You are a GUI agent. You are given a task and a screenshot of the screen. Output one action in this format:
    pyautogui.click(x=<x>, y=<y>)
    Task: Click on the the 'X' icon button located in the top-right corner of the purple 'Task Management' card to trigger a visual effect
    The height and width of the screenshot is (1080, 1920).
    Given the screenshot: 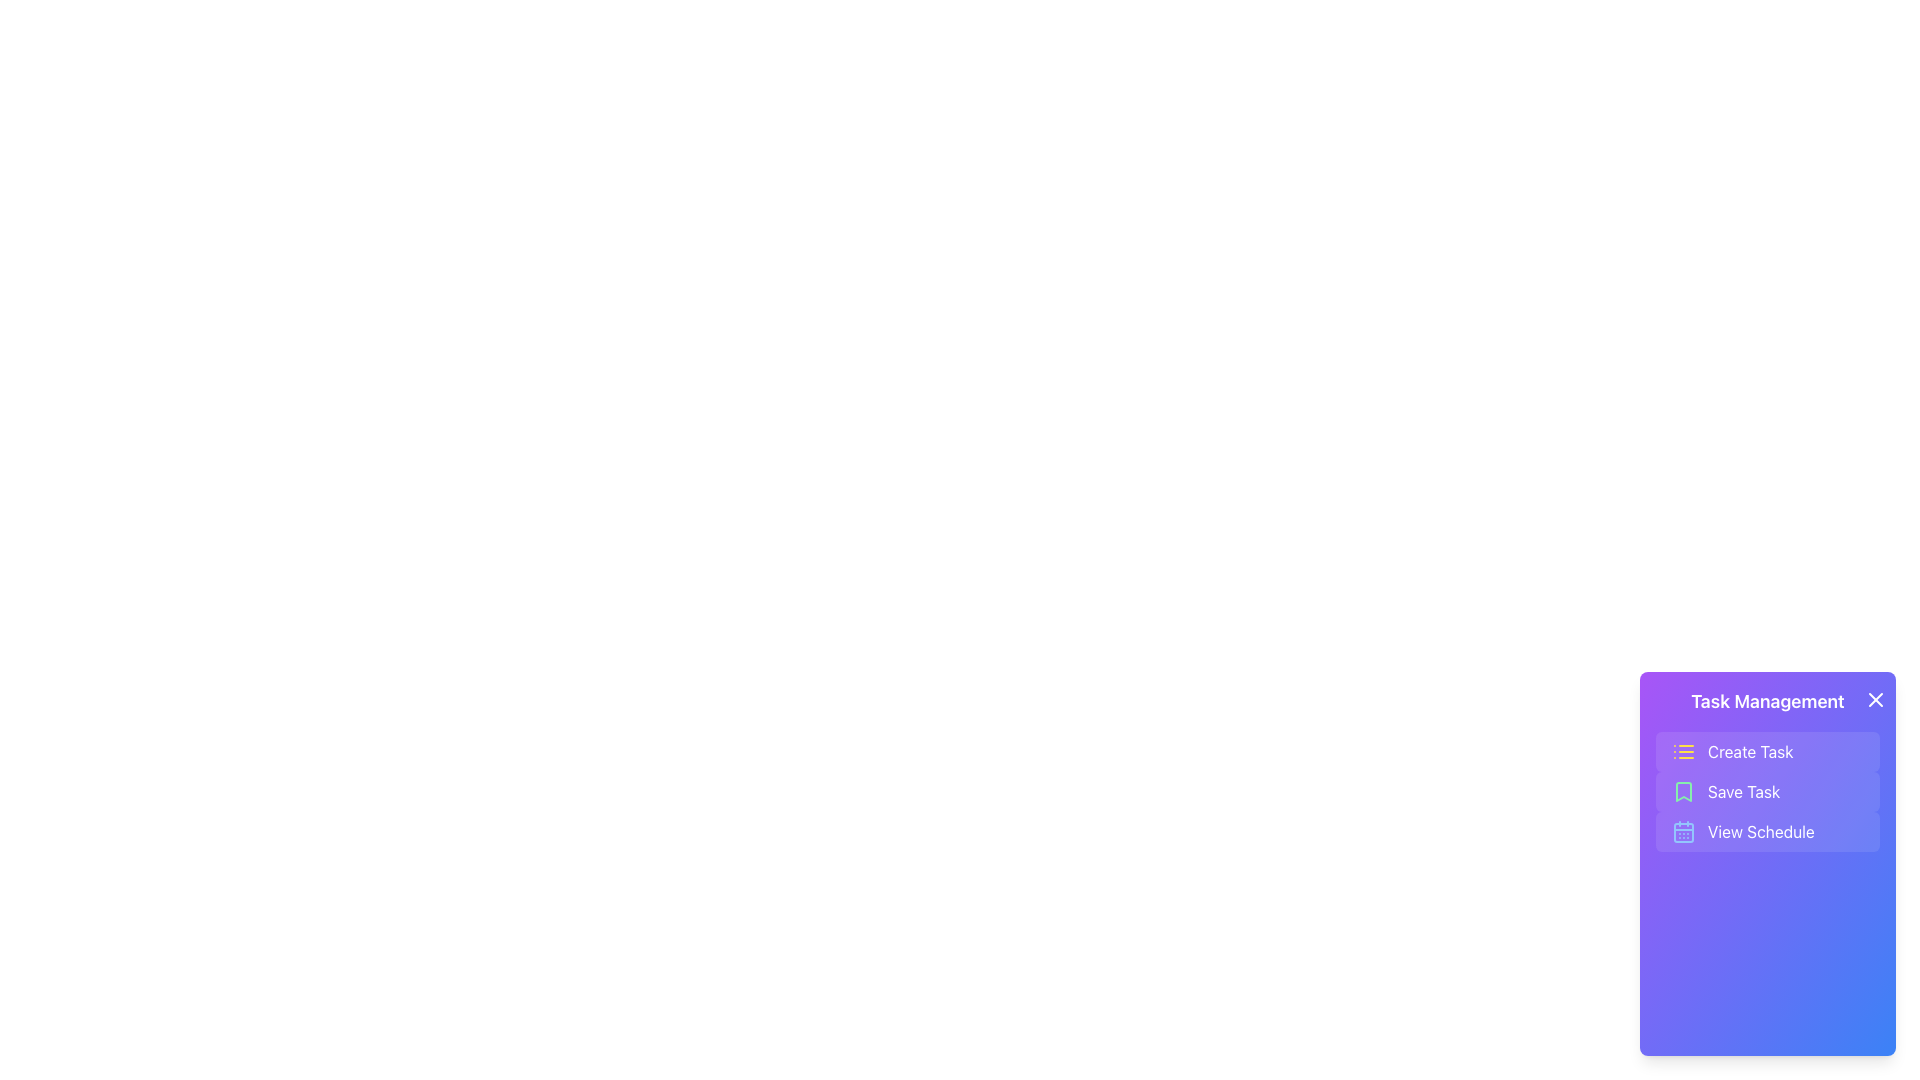 What is the action you would take?
    pyautogui.click(x=1875, y=698)
    